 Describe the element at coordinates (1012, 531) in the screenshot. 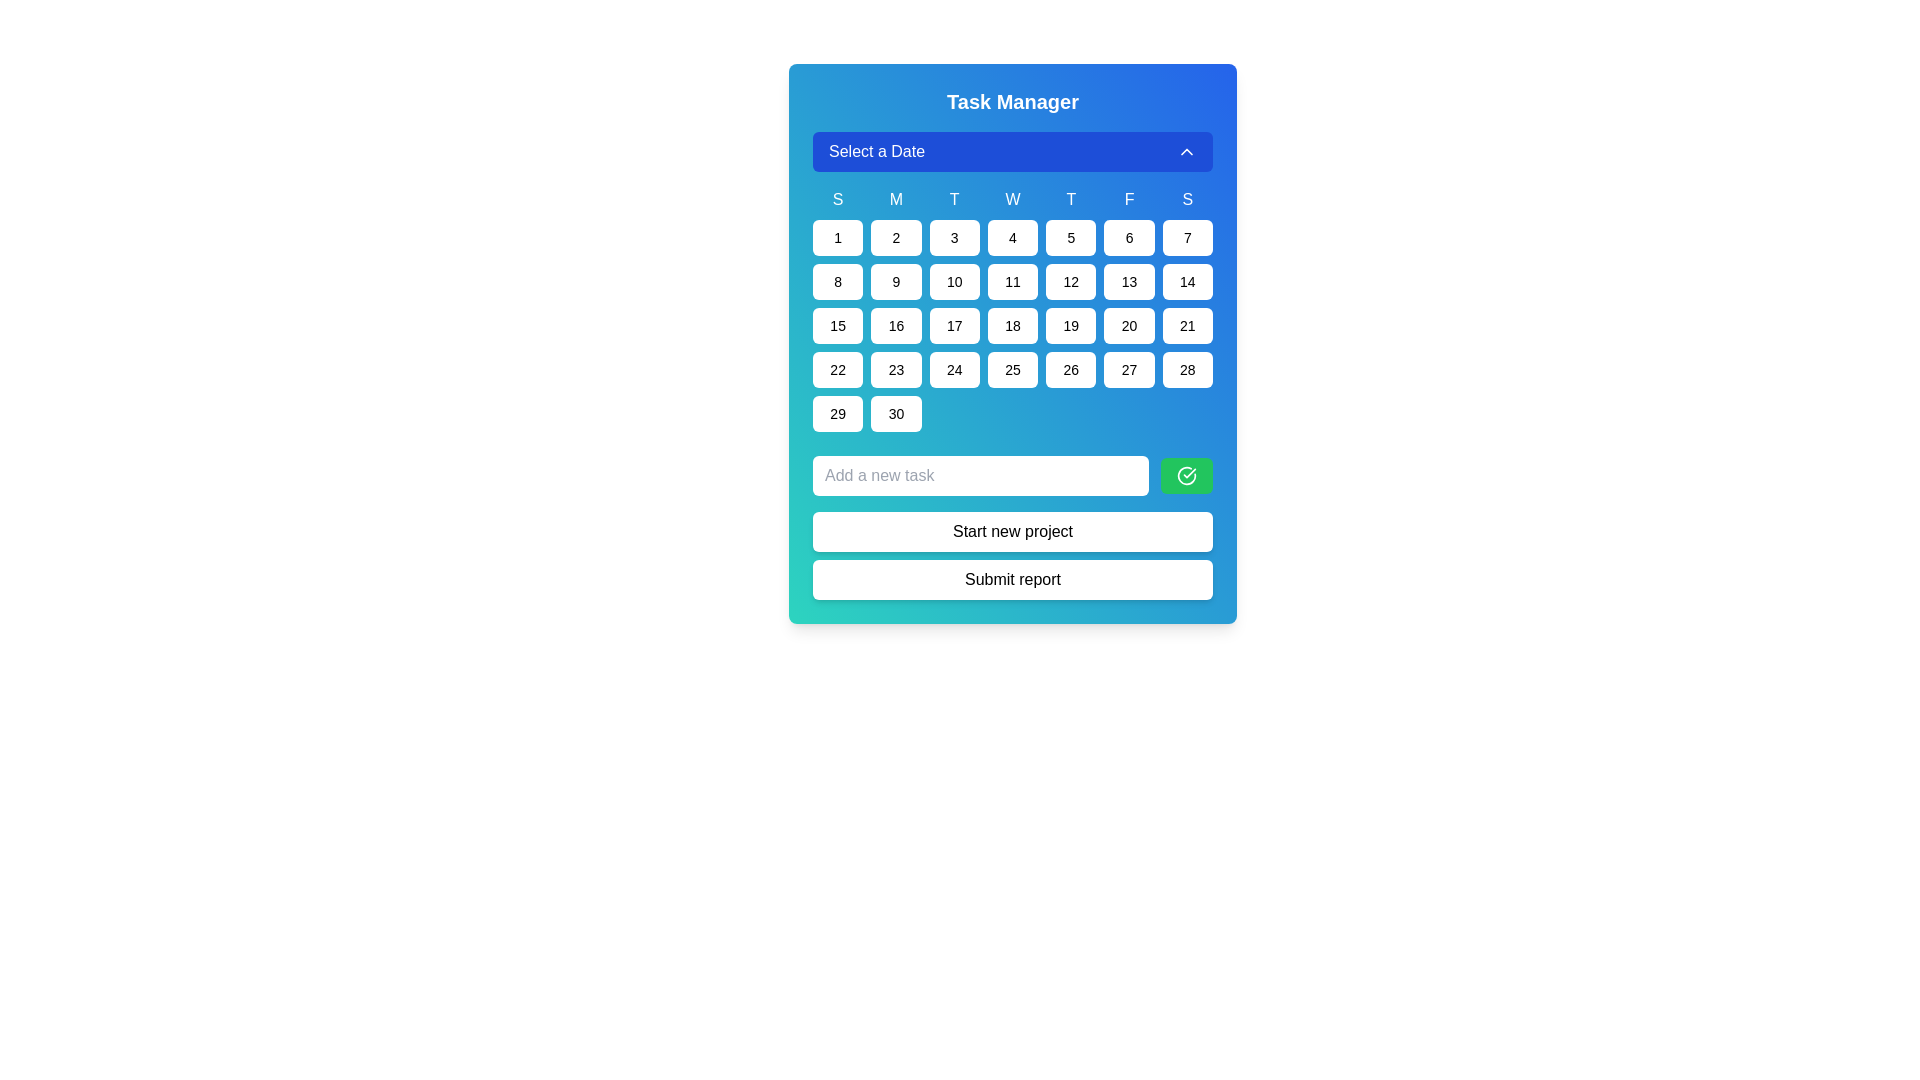

I see `the 'Create New Project' button located at the bottom of the 'Task Manager' interface, which is the first button in a group of two buttons` at that location.